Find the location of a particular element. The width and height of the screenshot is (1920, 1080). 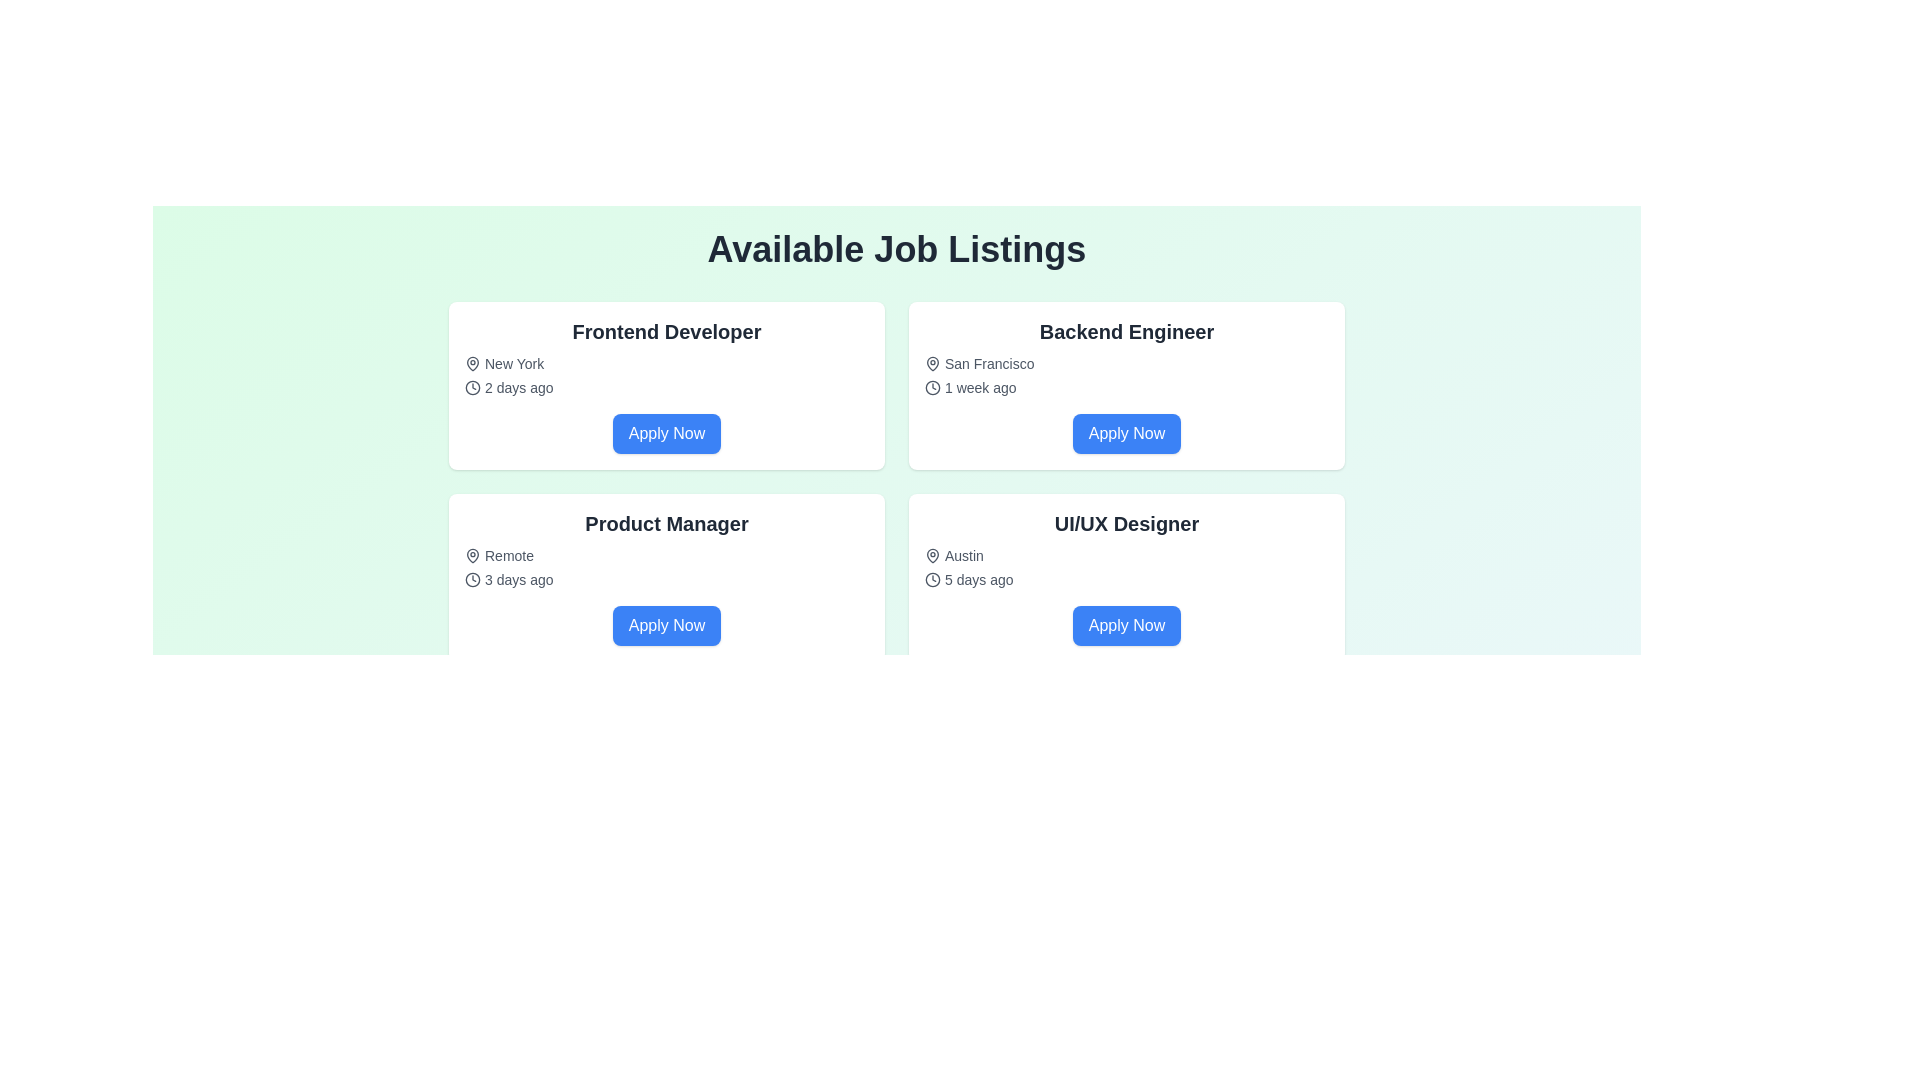

the blue 'Apply Now' button with rounded edges located in the job listing for 'Backend Engineer' to initiate the application process is located at coordinates (1127, 433).